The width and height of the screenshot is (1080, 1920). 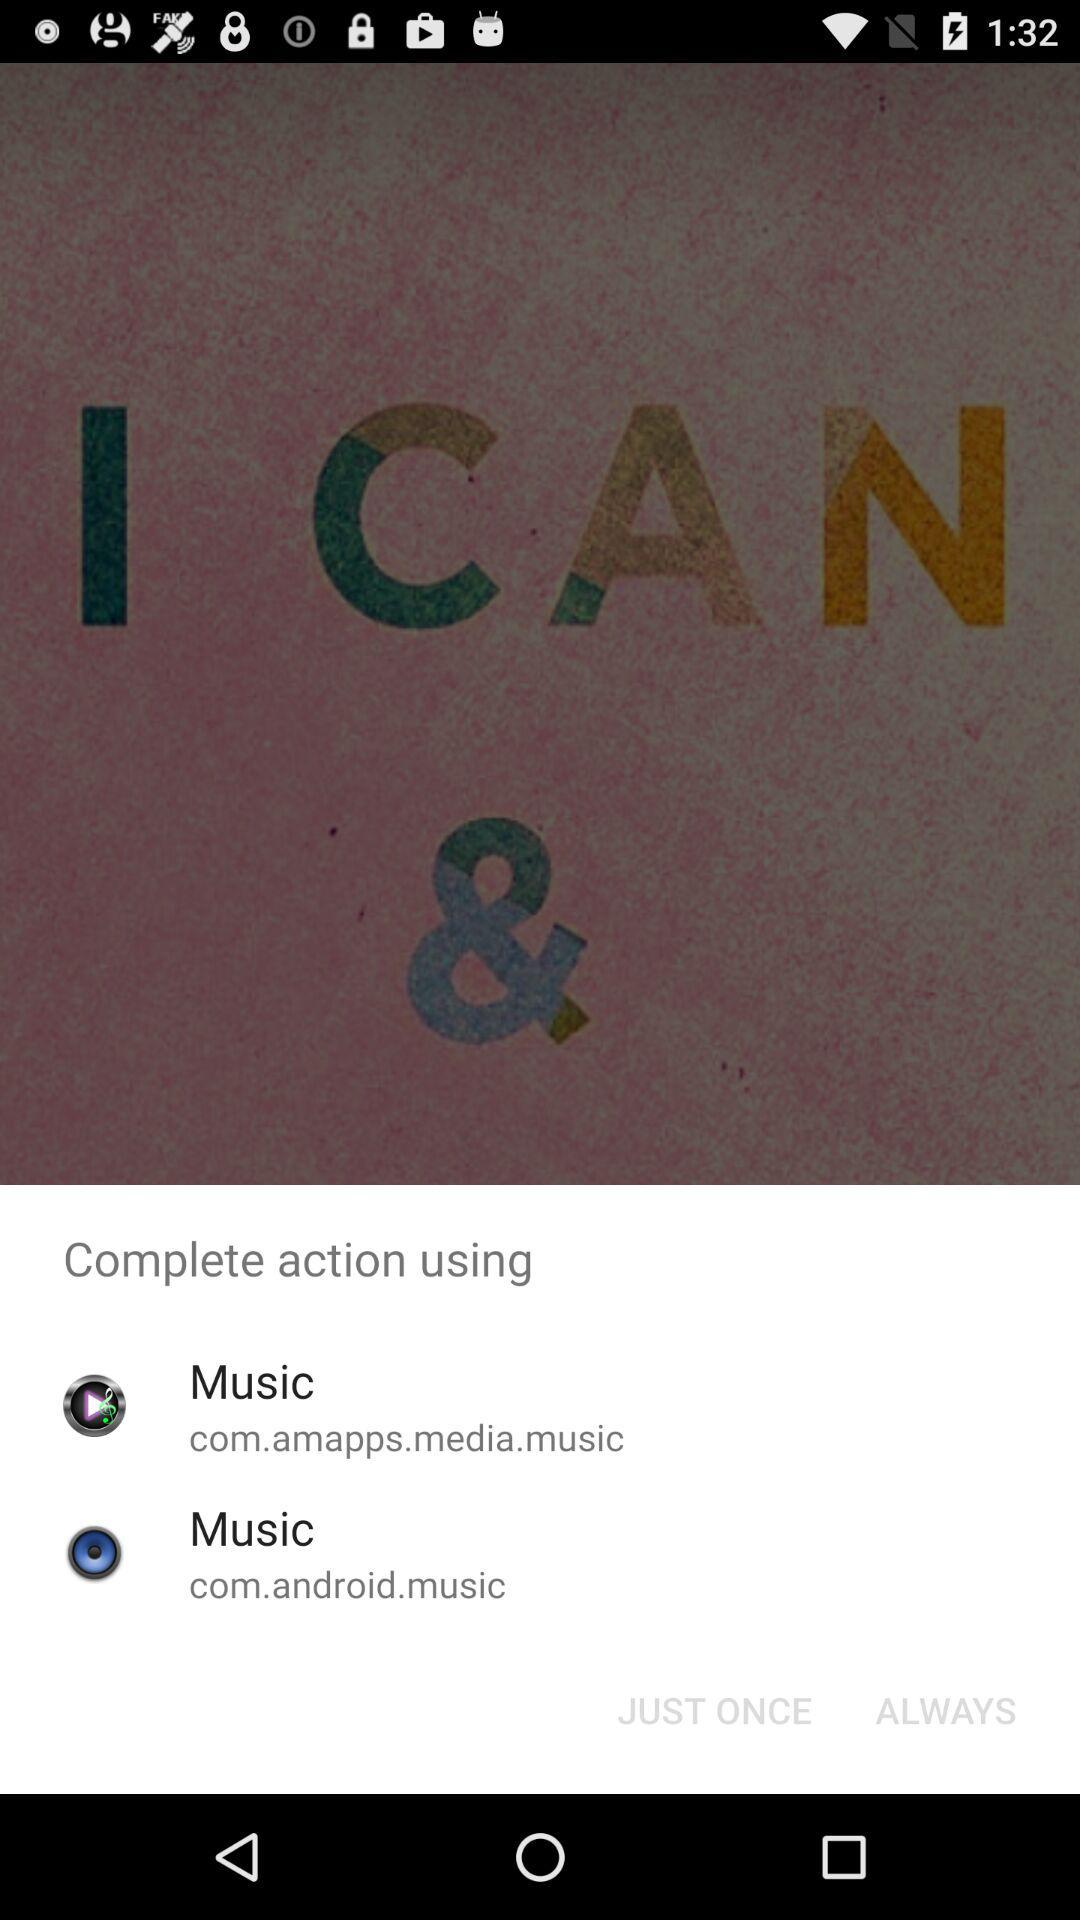 I want to click on the icon to the left of always icon, so click(x=713, y=1708).